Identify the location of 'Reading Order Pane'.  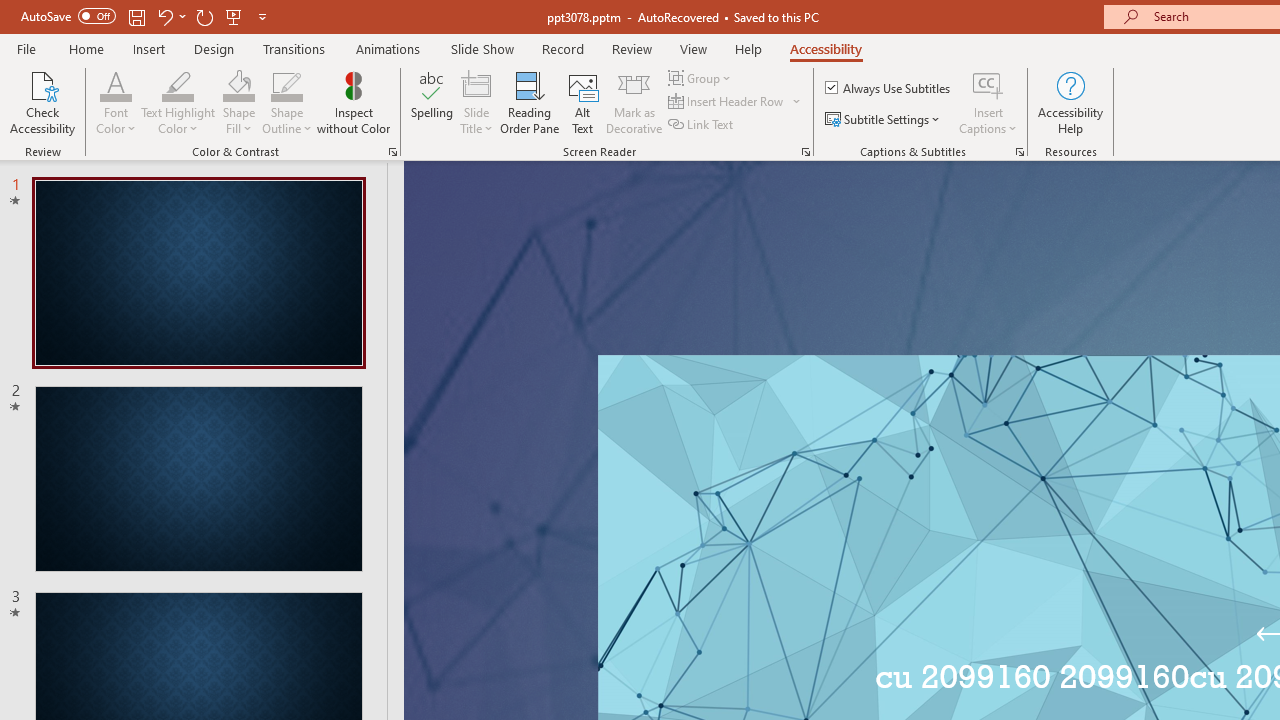
(529, 103).